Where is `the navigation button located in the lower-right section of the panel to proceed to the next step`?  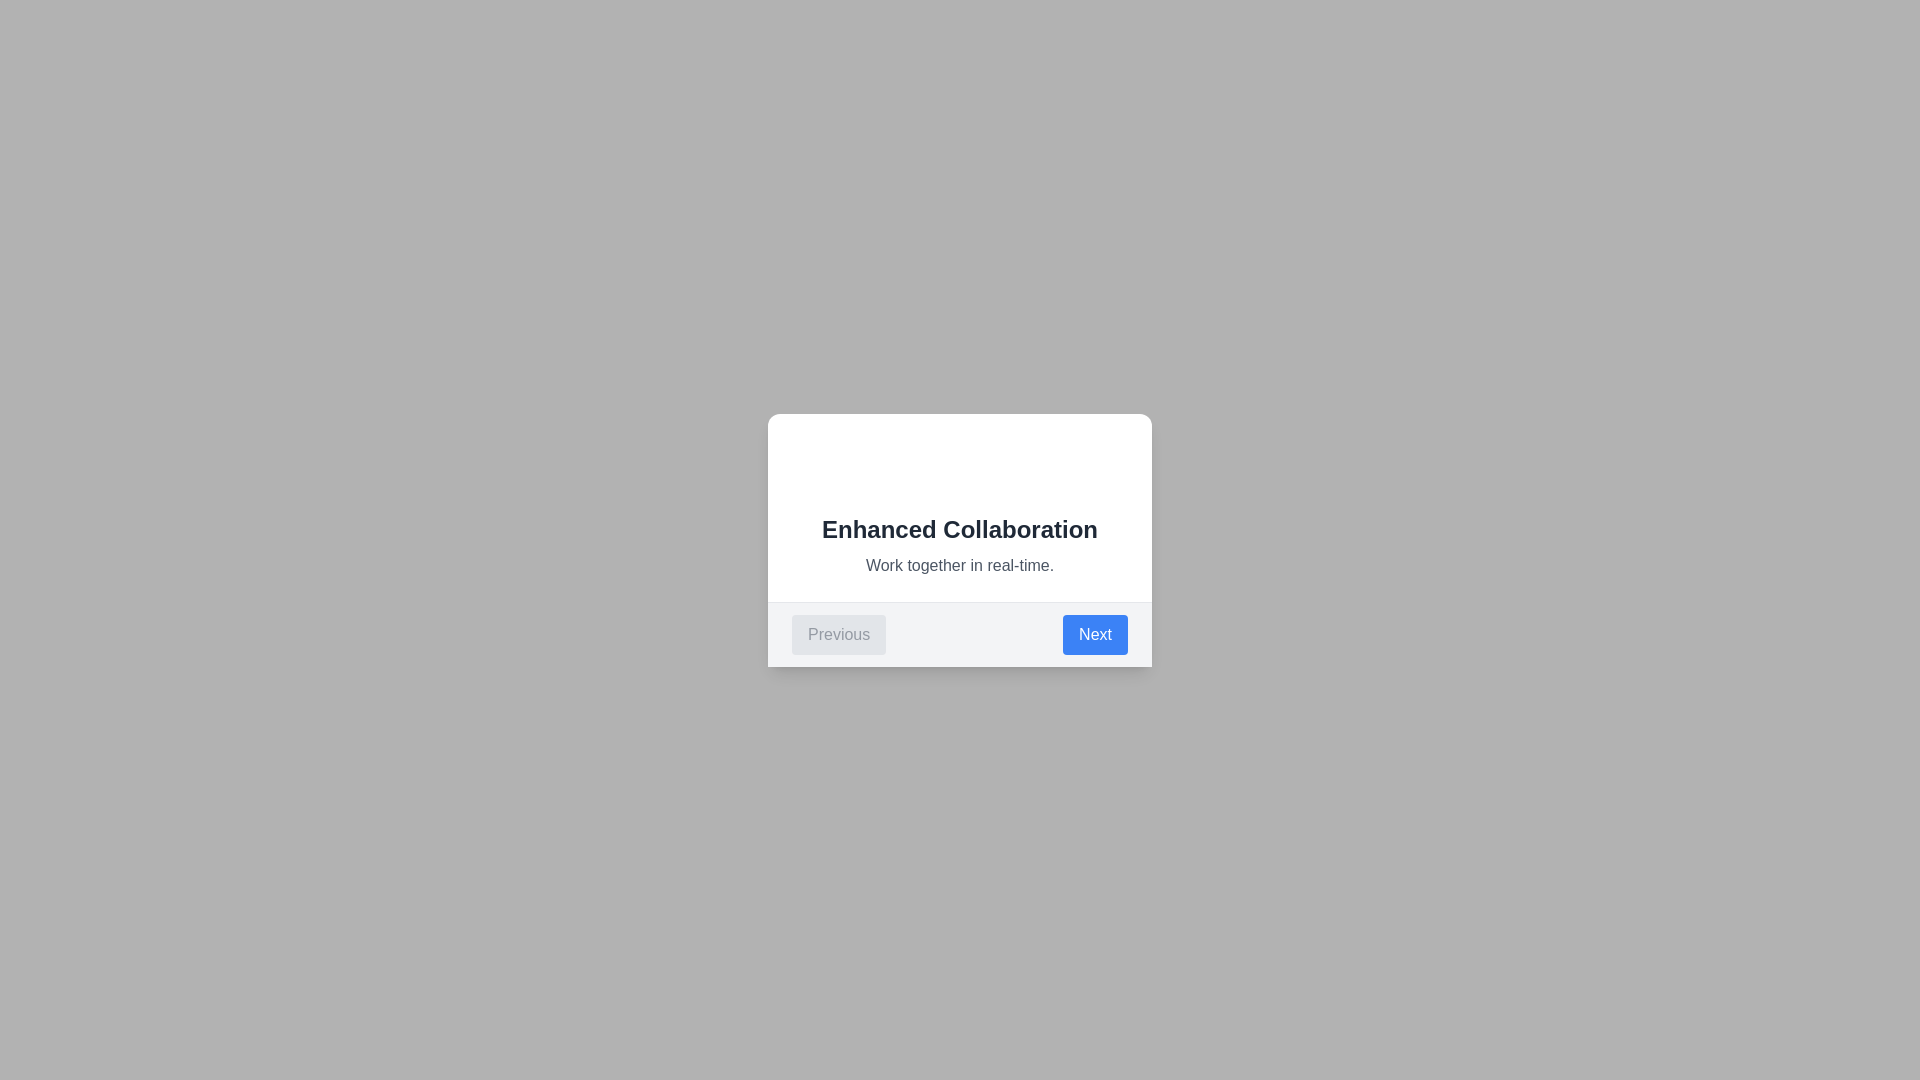 the navigation button located in the lower-right section of the panel to proceed to the next step is located at coordinates (1094, 634).